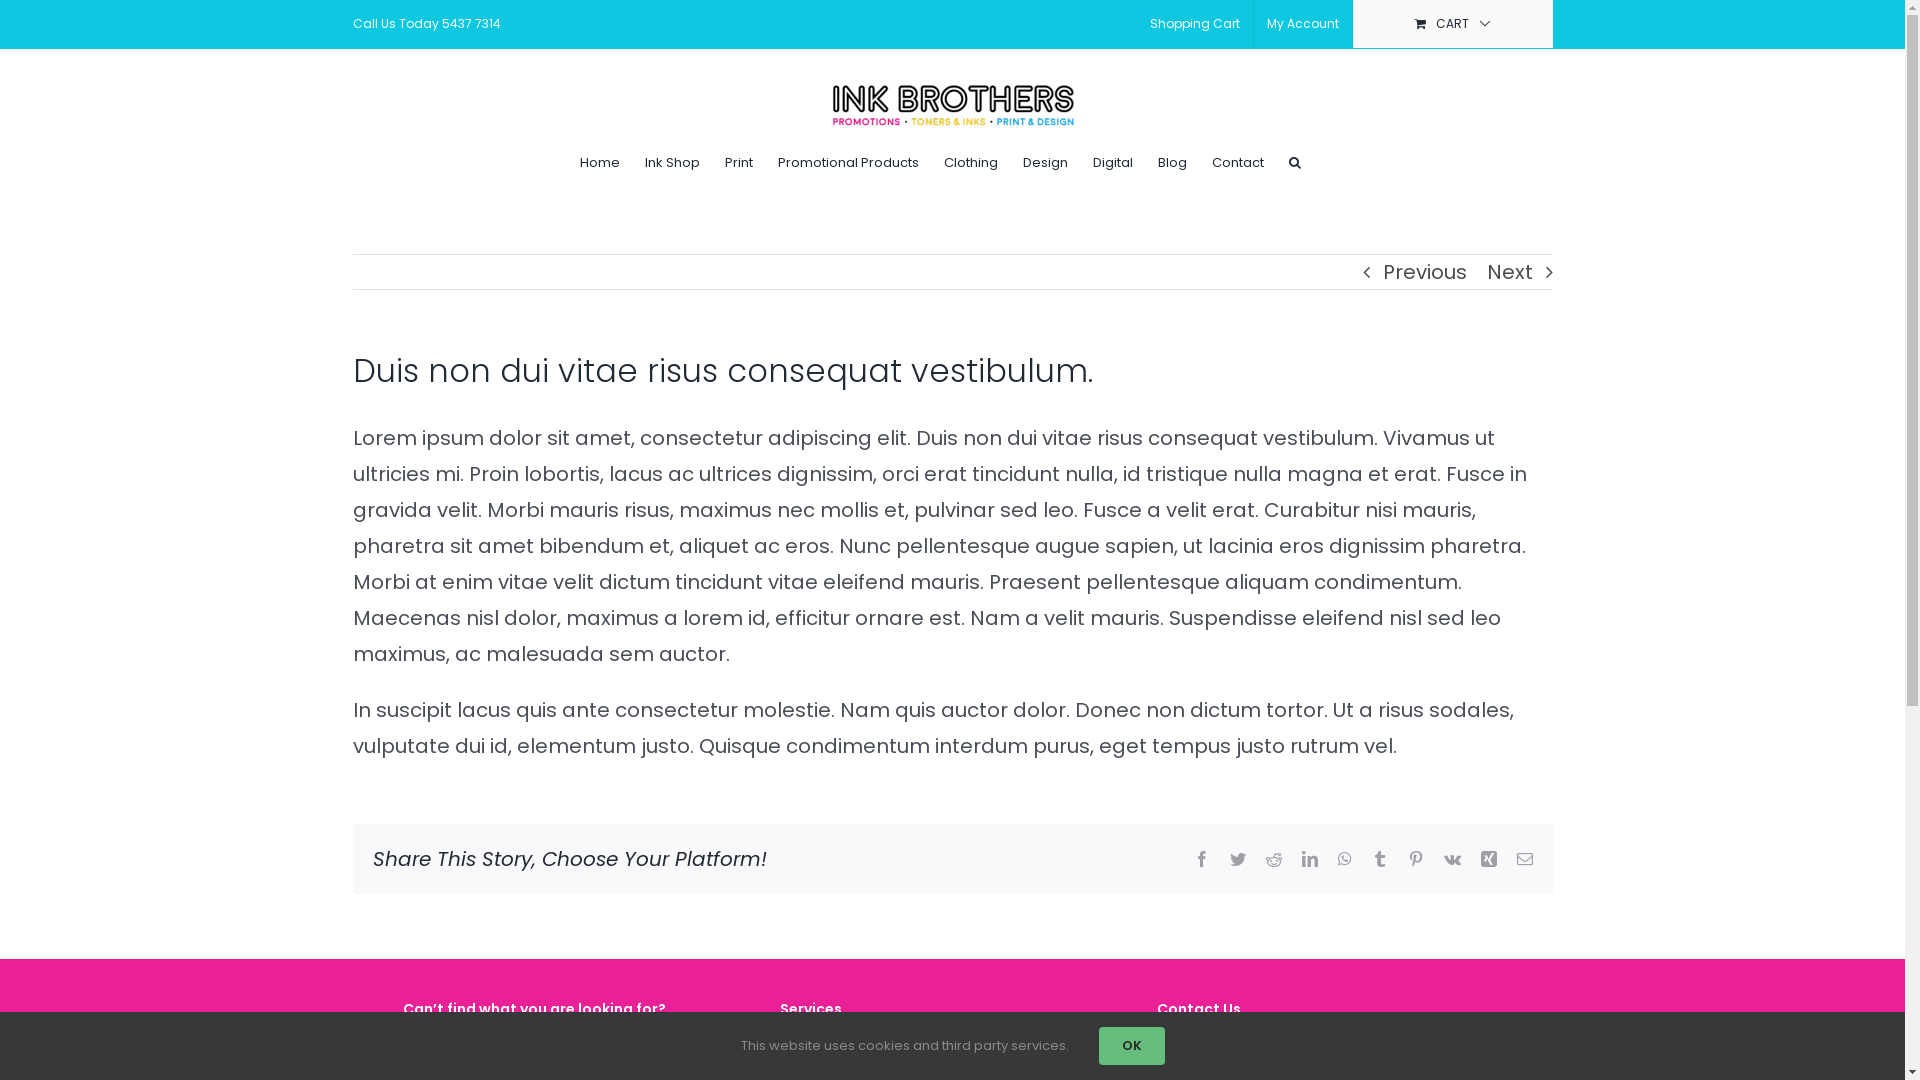 Image resolution: width=1920 pixels, height=1080 pixels. Describe the element at coordinates (1344, 858) in the screenshot. I see `'WhatsApp'` at that location.